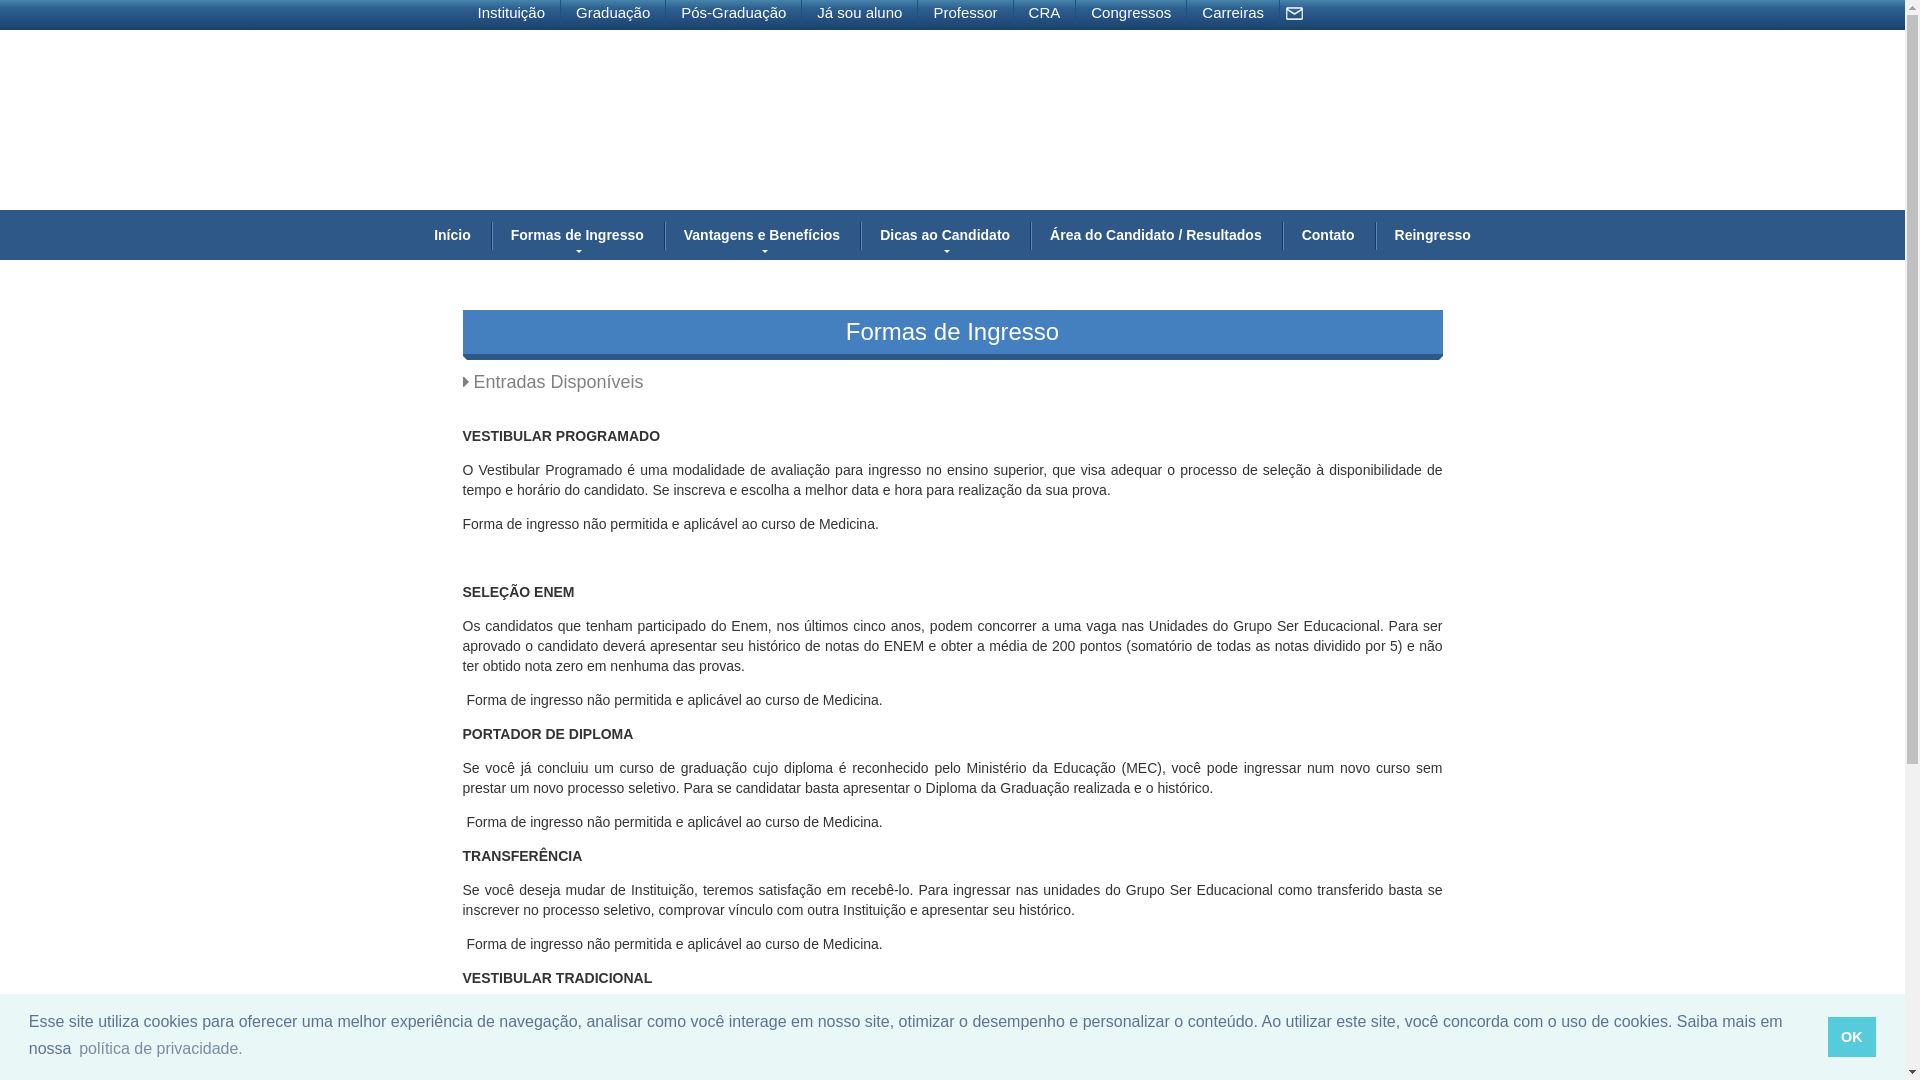 The image size is (1920, 1080). What do you see at coordinates (1432, 234) in the screenshot?
I see `'Reingresso'` at bounding box center [1432, 234].